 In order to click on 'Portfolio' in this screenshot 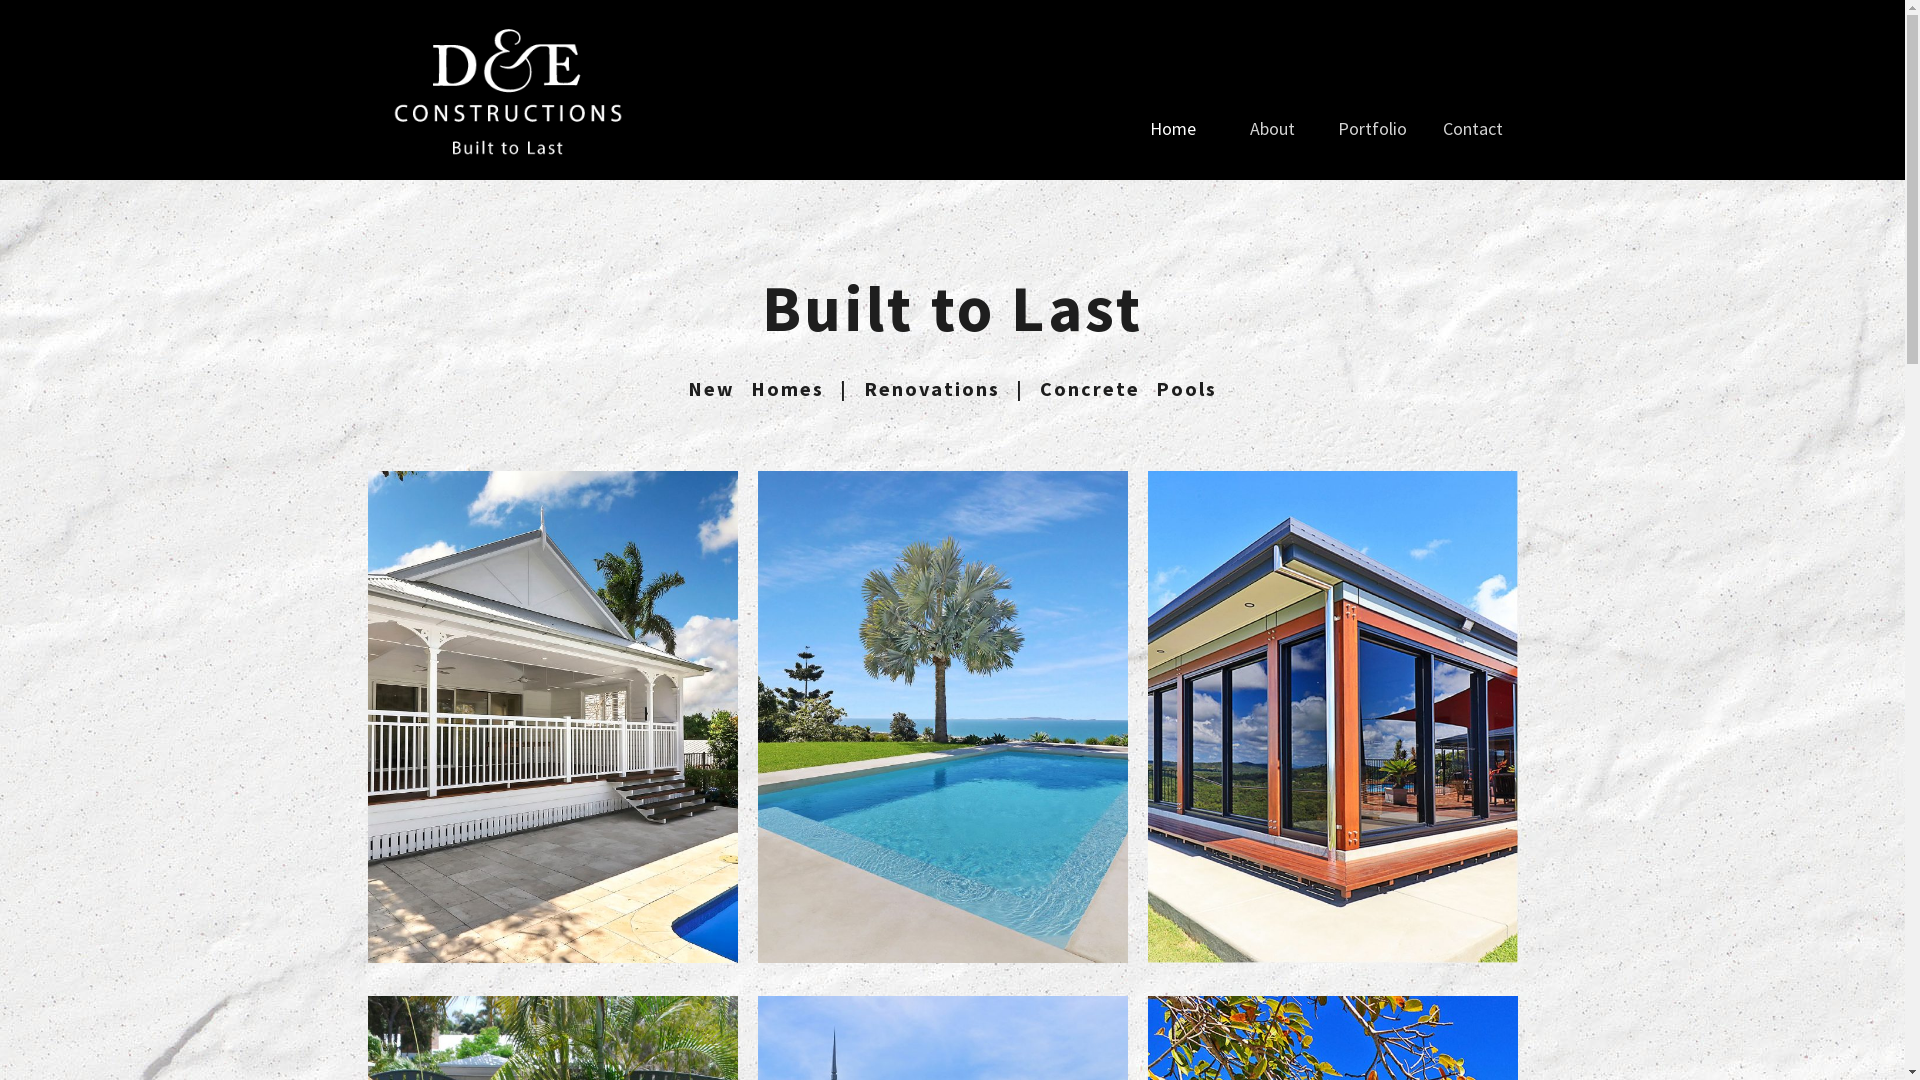, I will do `click(1371, 129)`.